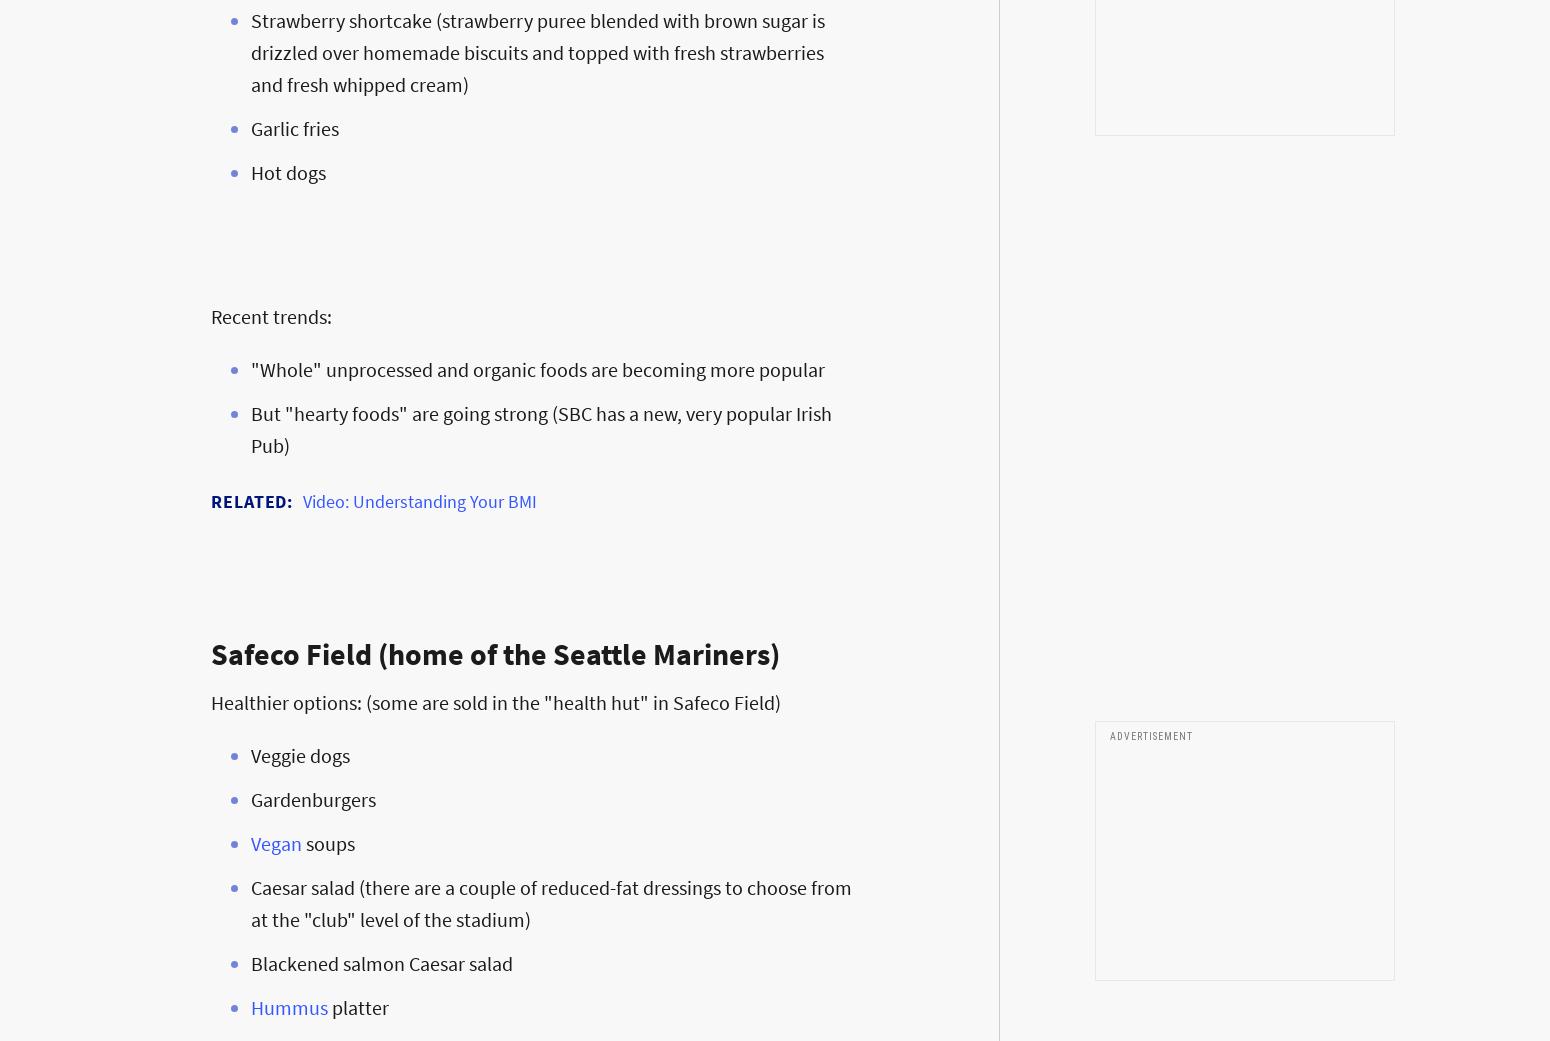  Describe the element at coordinates (250, 799) in the screenshot. I see `'Gardenburgers'` at that location.